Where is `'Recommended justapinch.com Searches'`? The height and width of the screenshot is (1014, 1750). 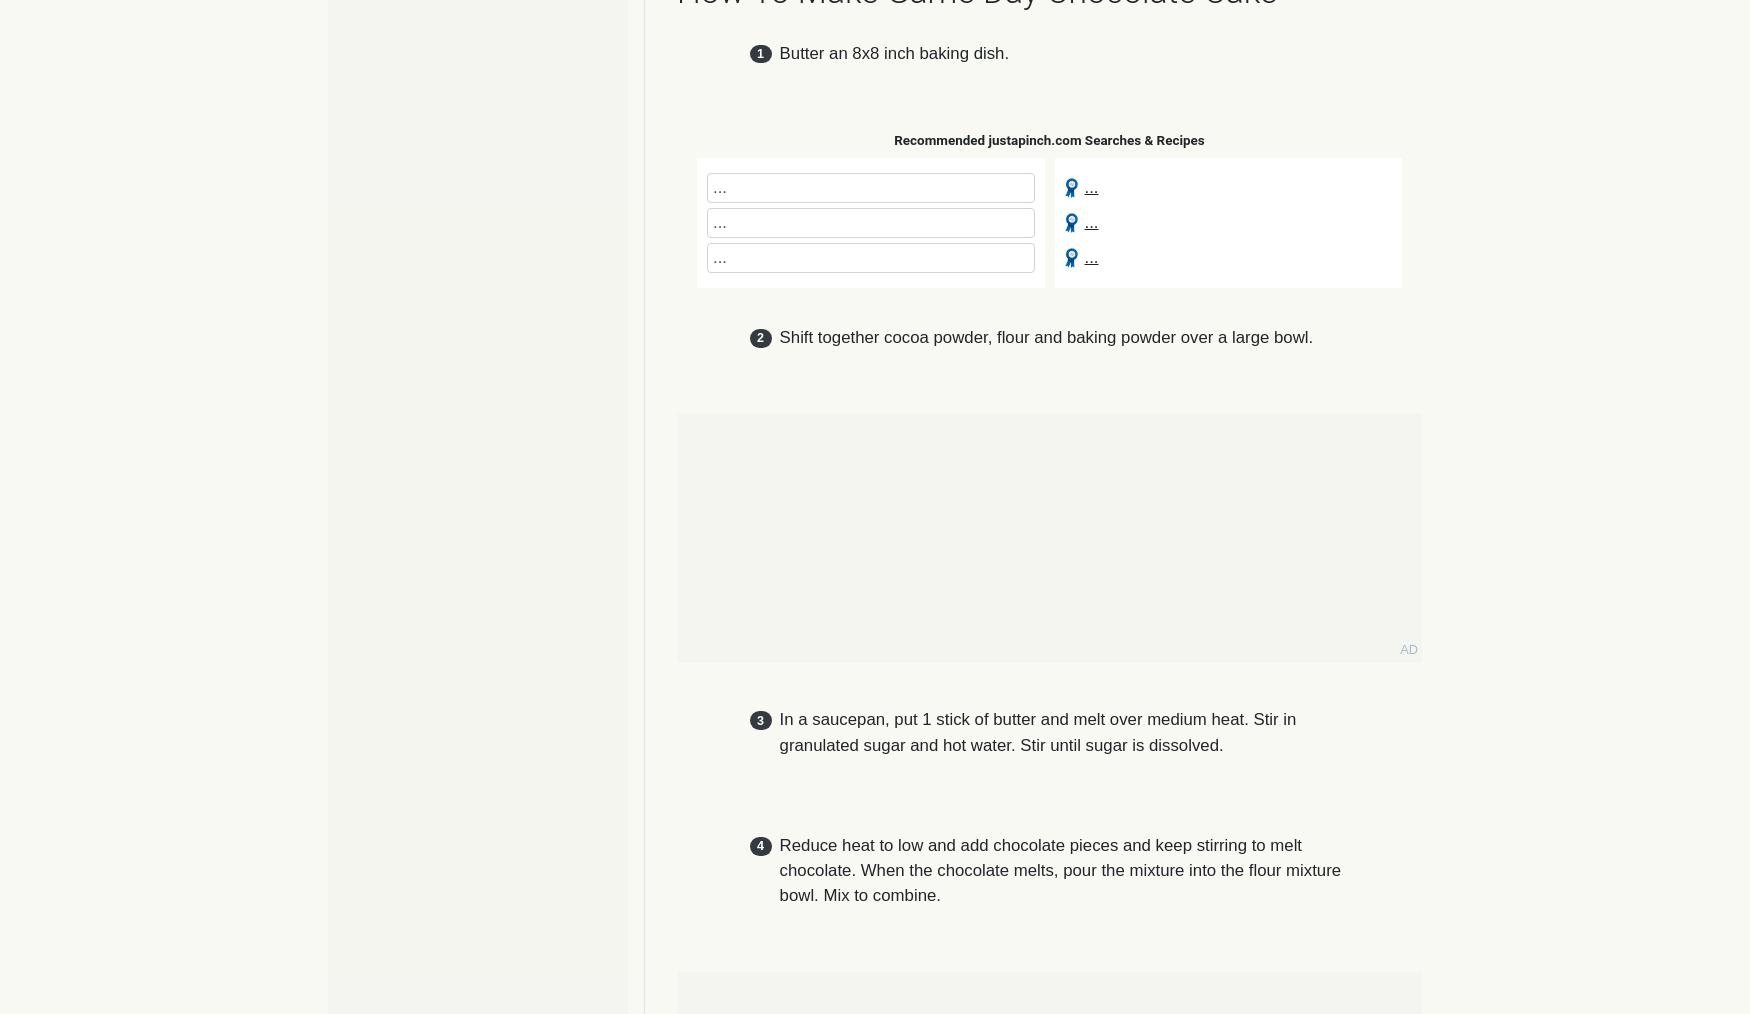
'Recommended justapinch.com Searches' is located at coordinates (893, 139).